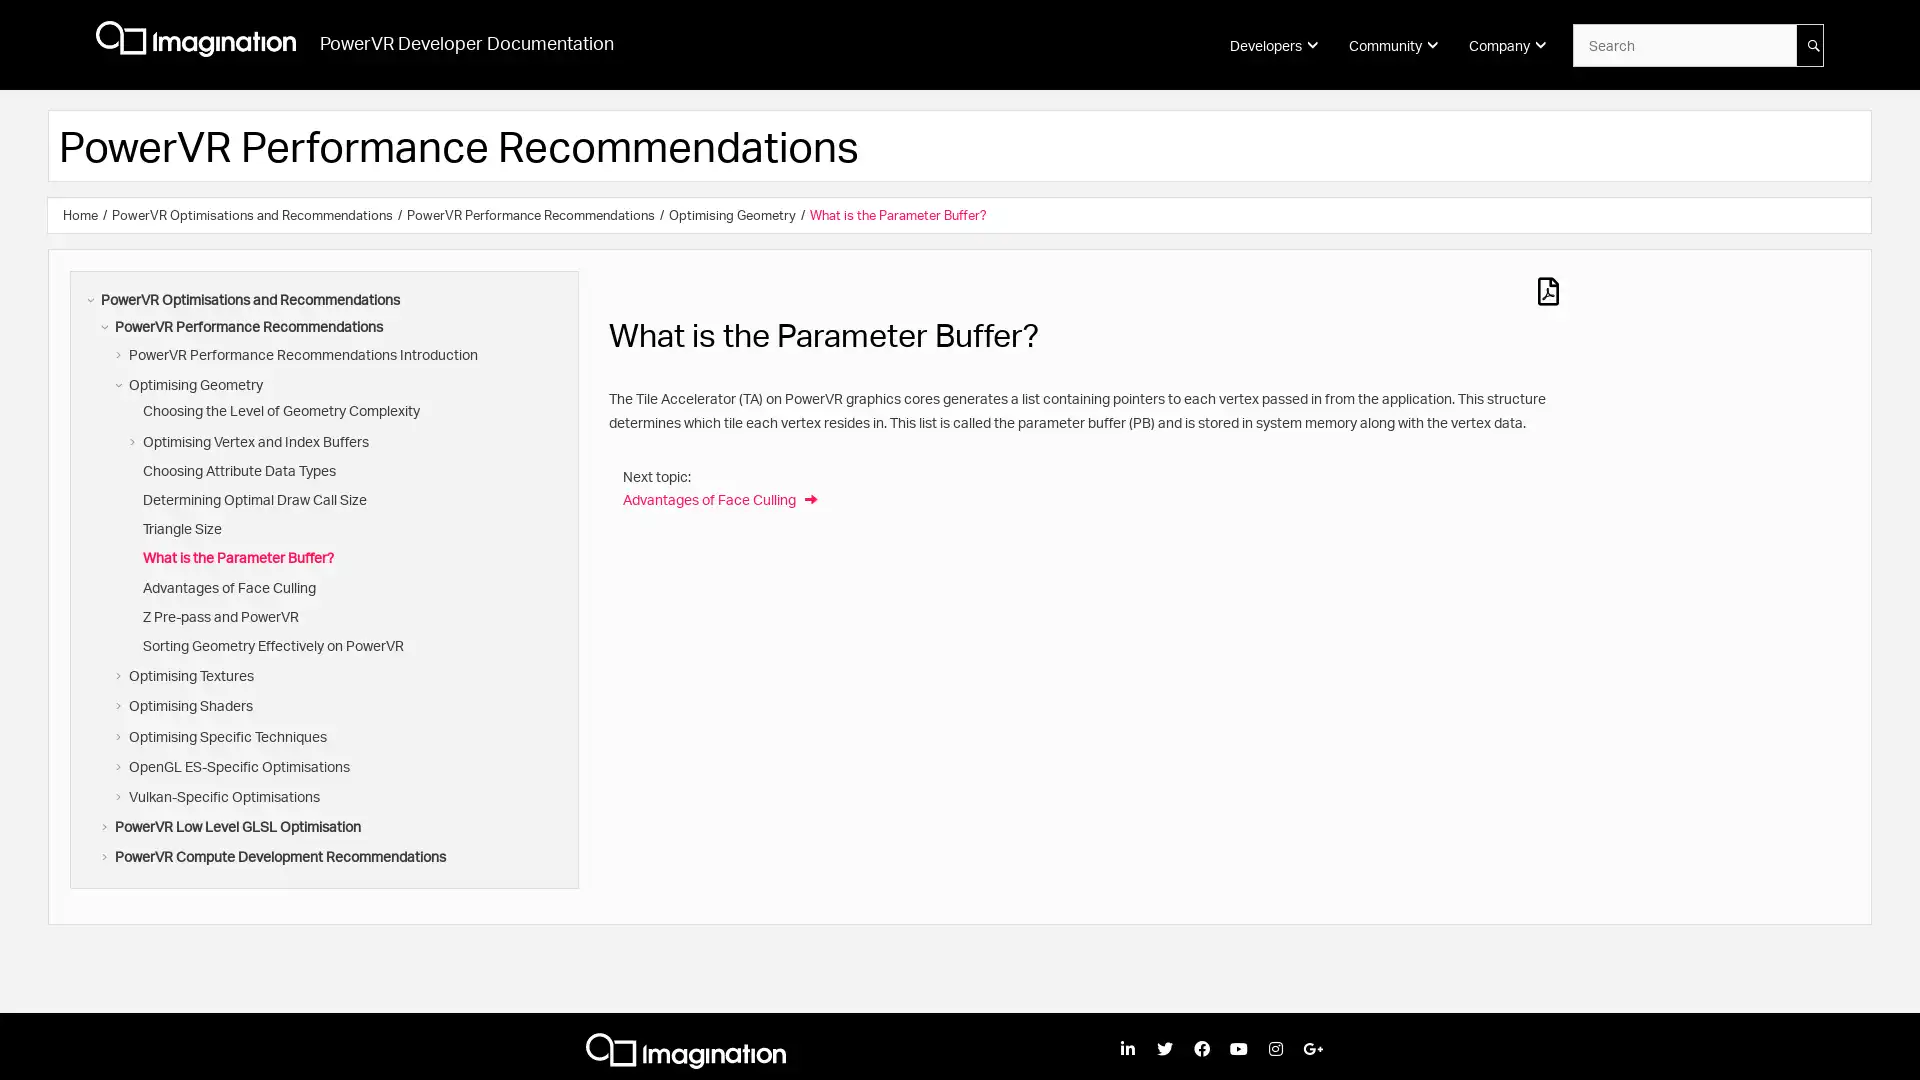 This screenshot has height=1080, width=1920. I want to click on Expand Optimising Specific Techniques, so click(119, 736).